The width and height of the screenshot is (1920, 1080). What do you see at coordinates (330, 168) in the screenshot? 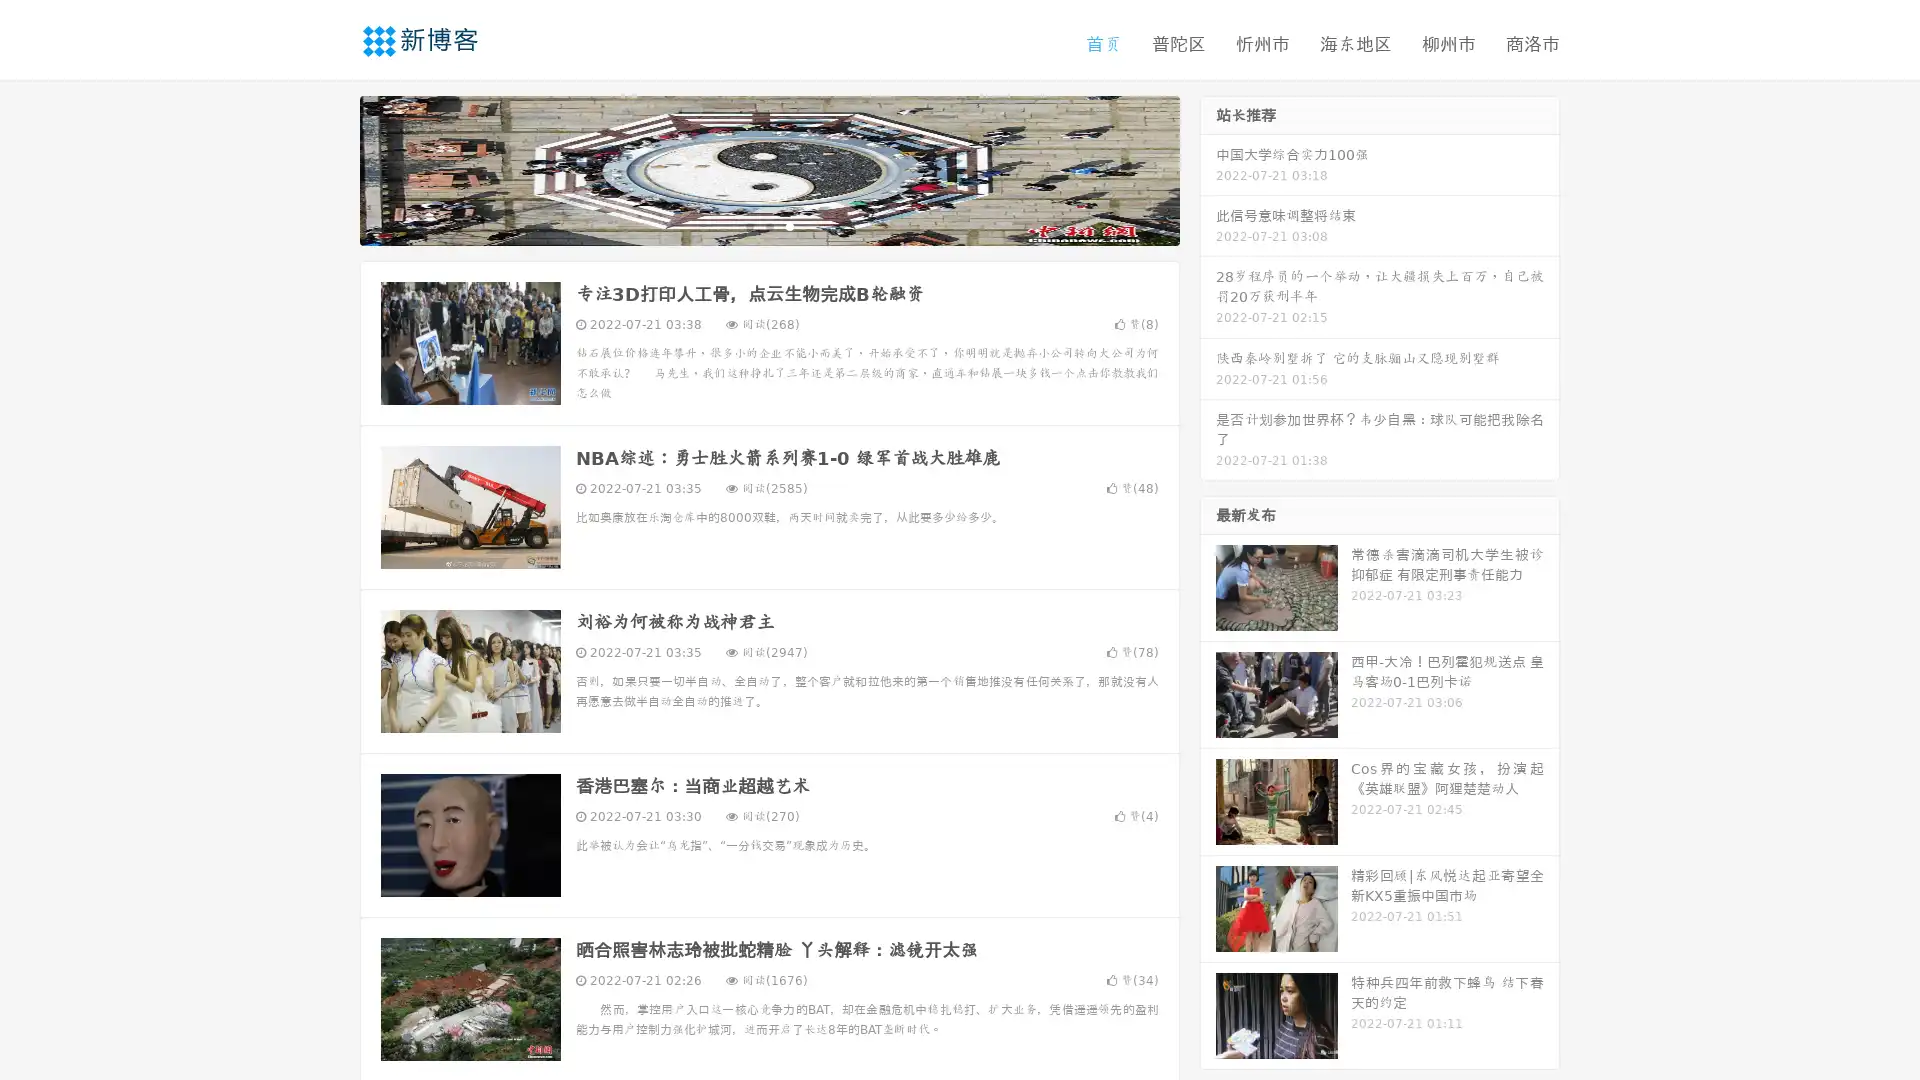
I see `Previous slide` at bounding box center [330, 168].